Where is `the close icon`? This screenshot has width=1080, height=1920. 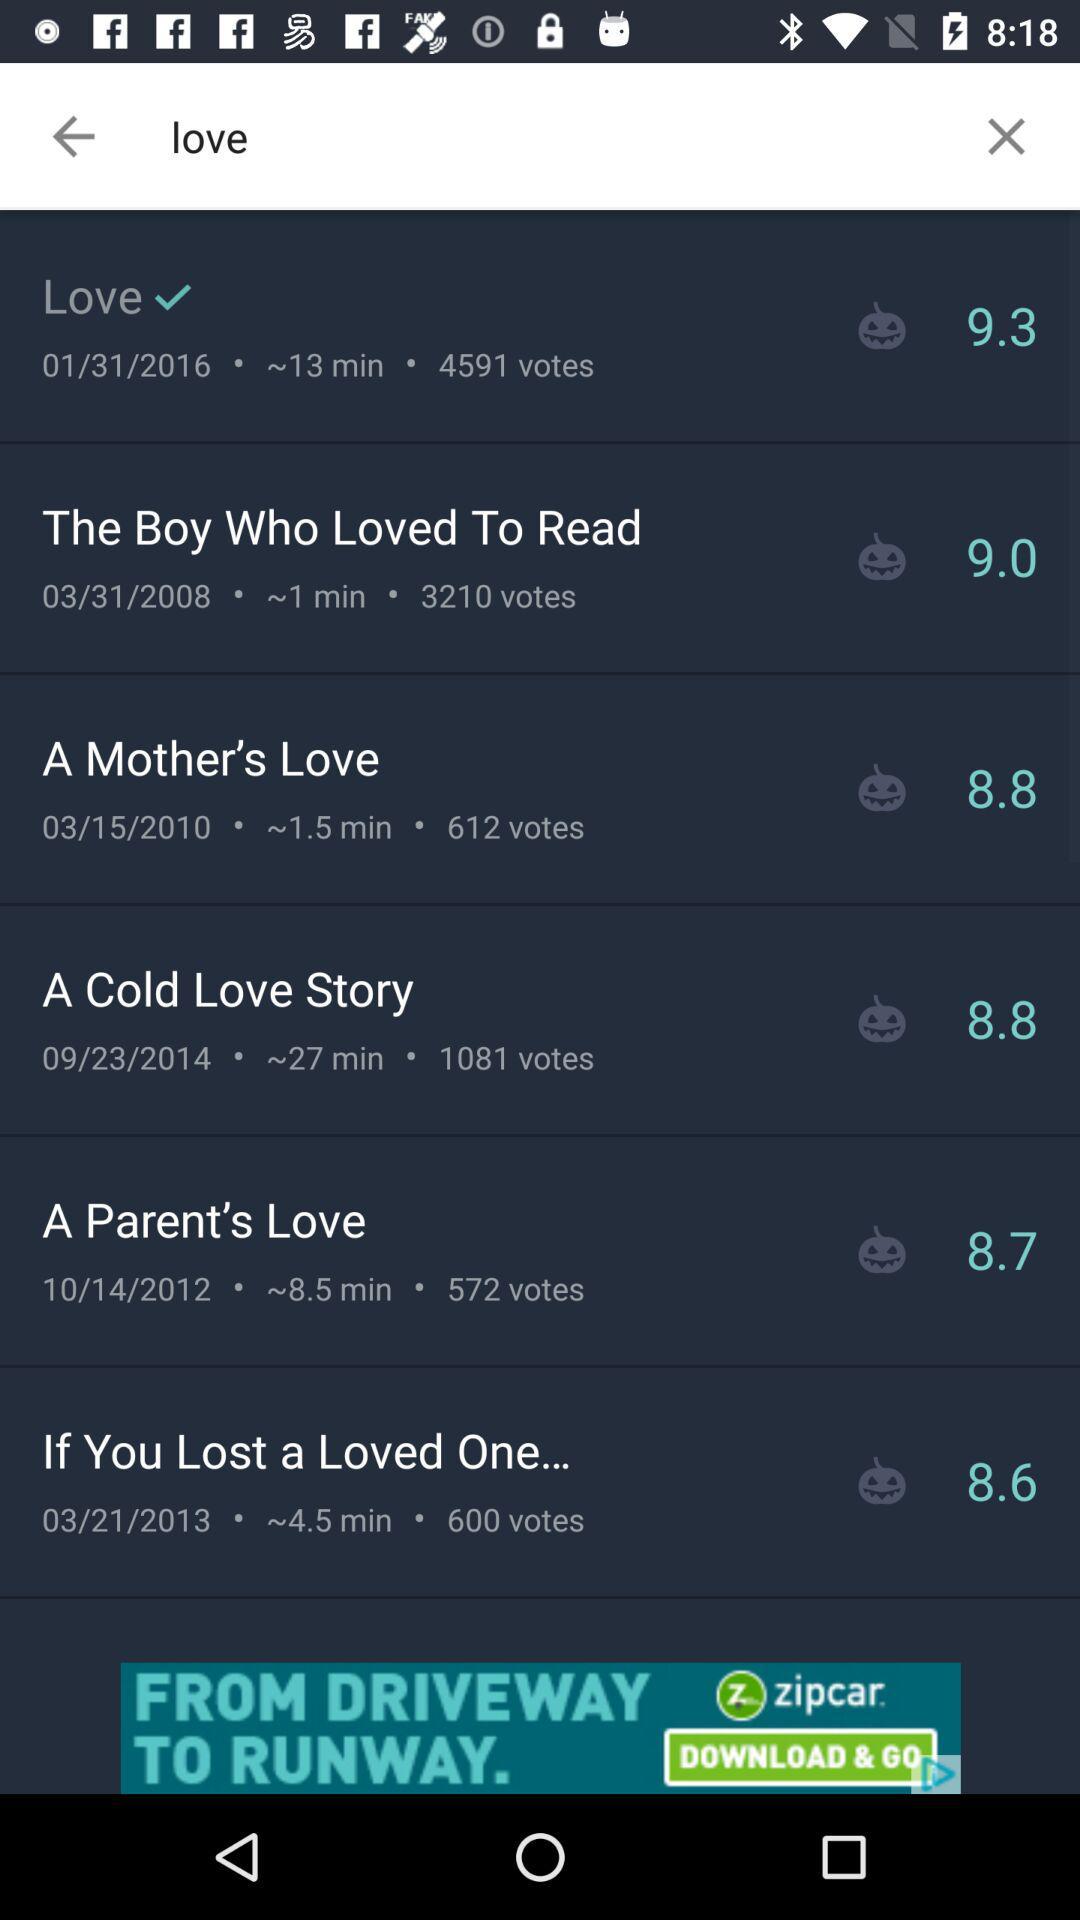 the close icon is located at coordinates (1006, 135).